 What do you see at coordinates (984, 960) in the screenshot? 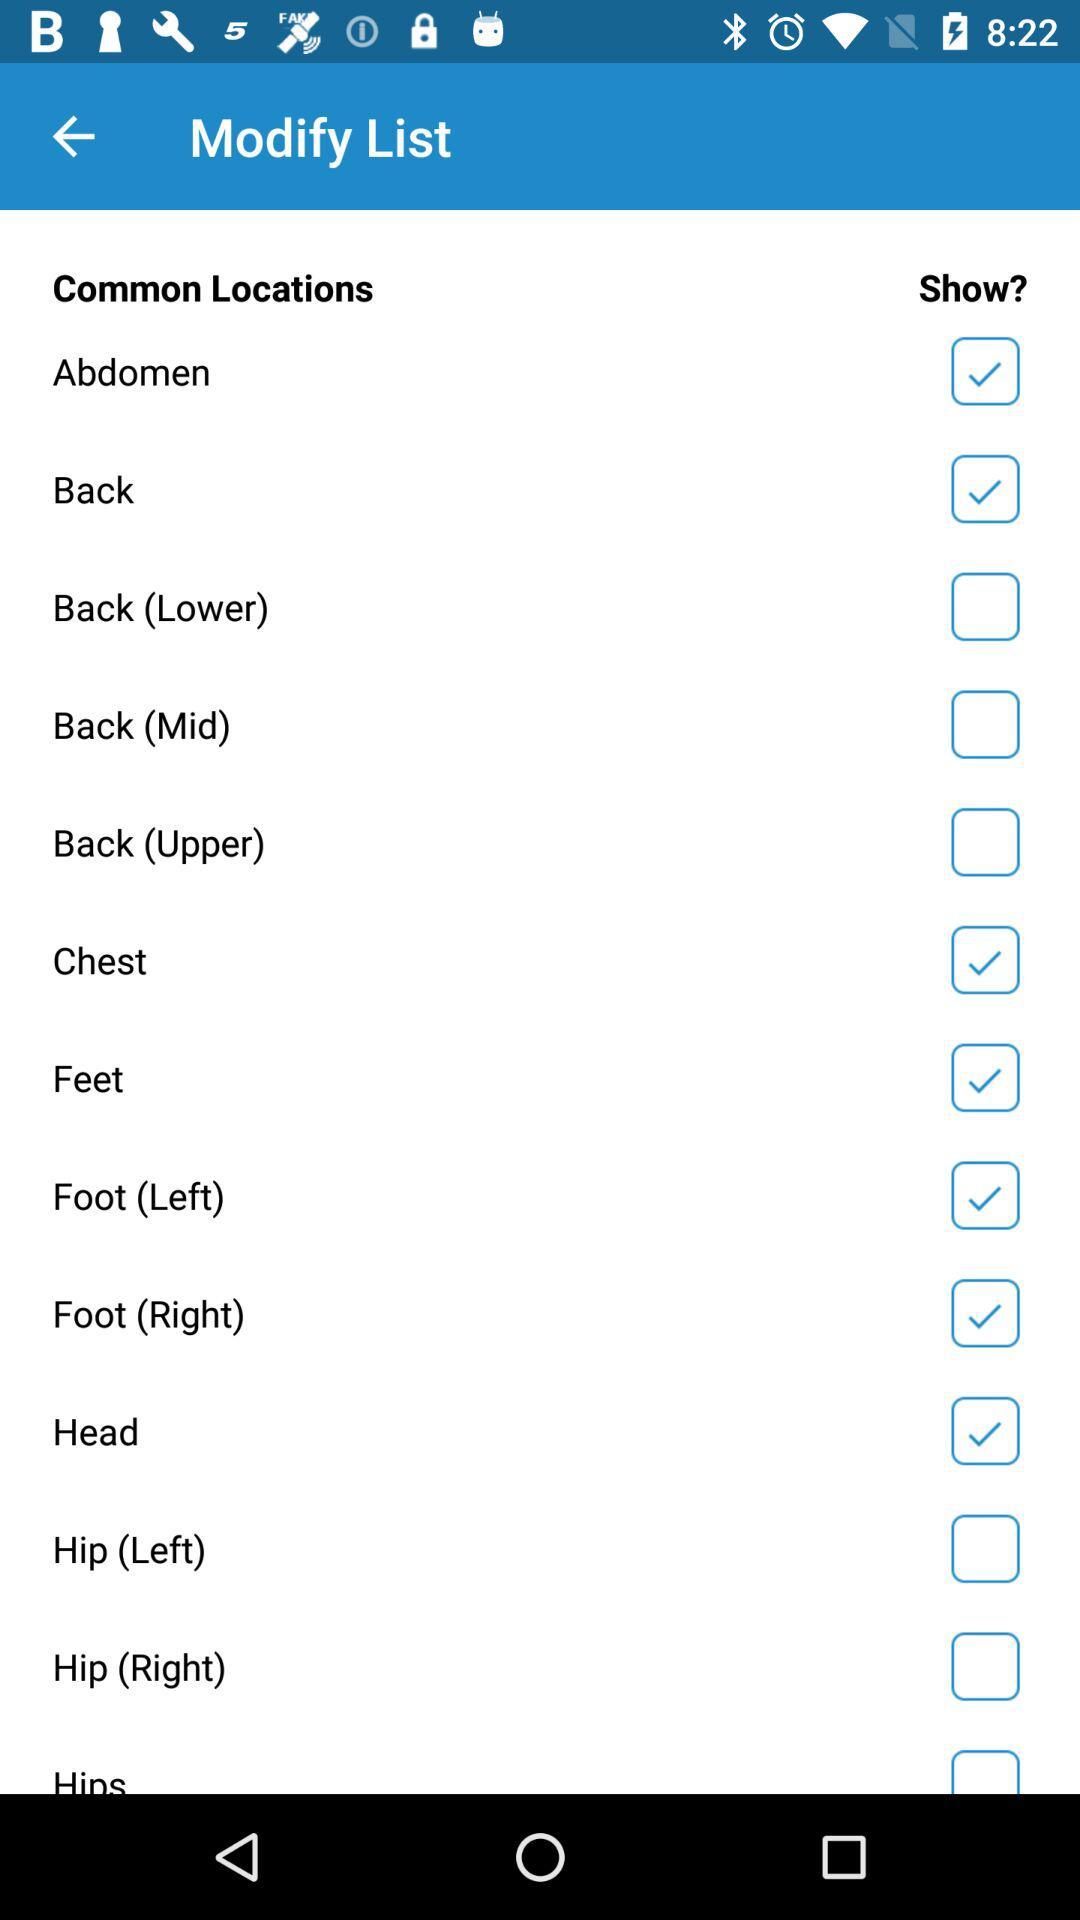
I see `select/deselect` at bounding box center [984, 960].